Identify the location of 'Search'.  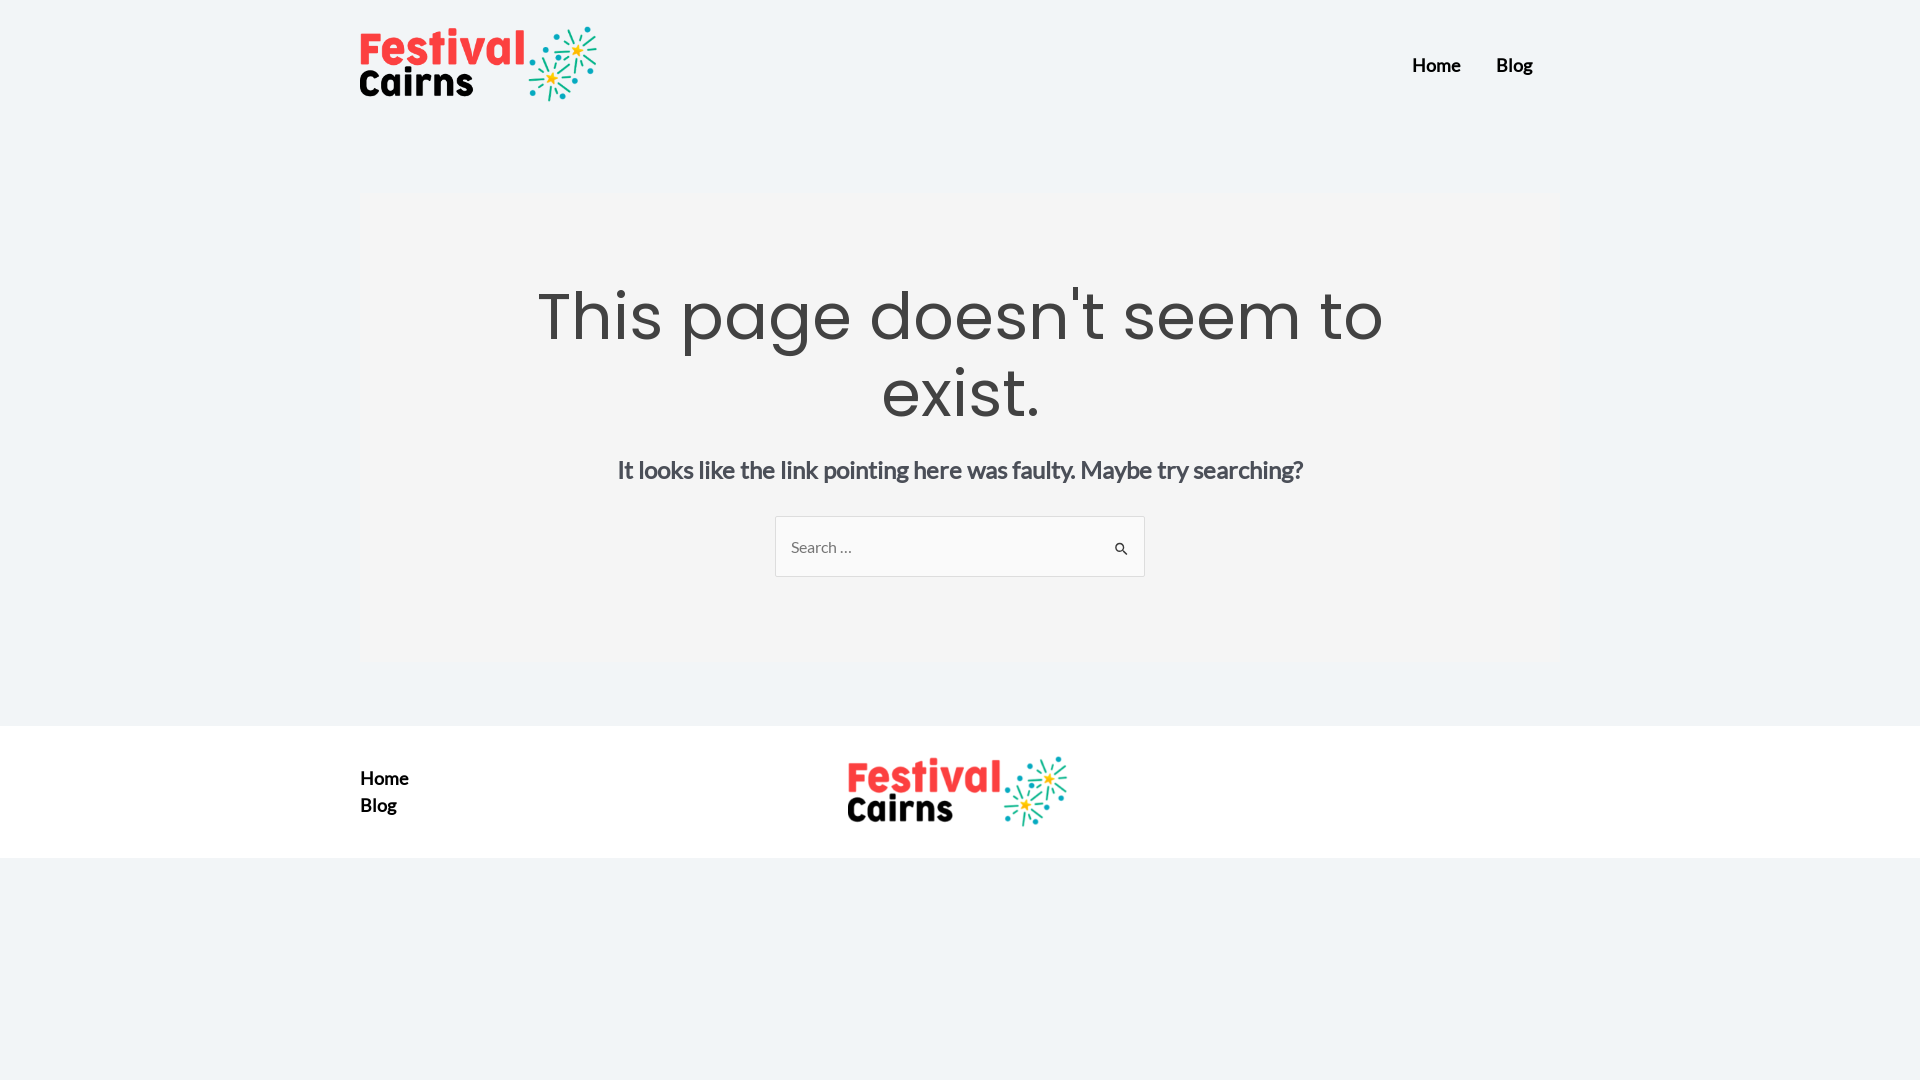
(1122, 543).